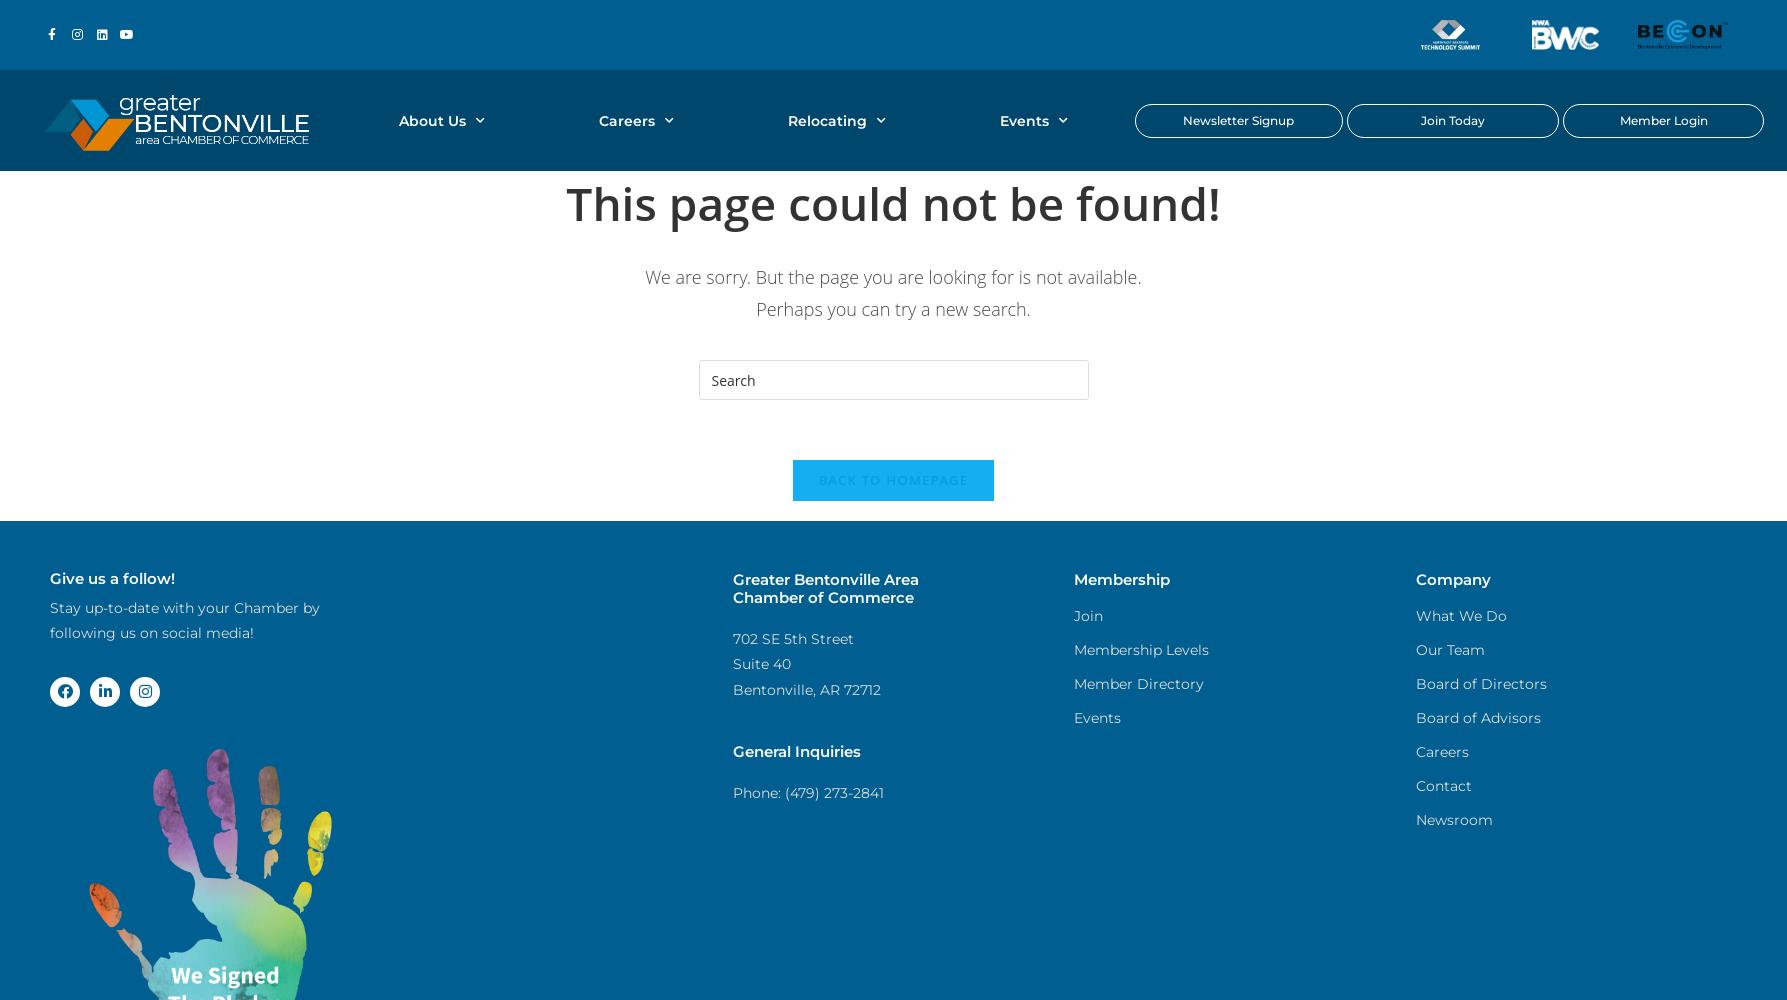 This screenshot has height=1000, width=1787. Describe the element at coordinates (1139, 684) in the screenshot. I see `'Member Directory'` at that location.